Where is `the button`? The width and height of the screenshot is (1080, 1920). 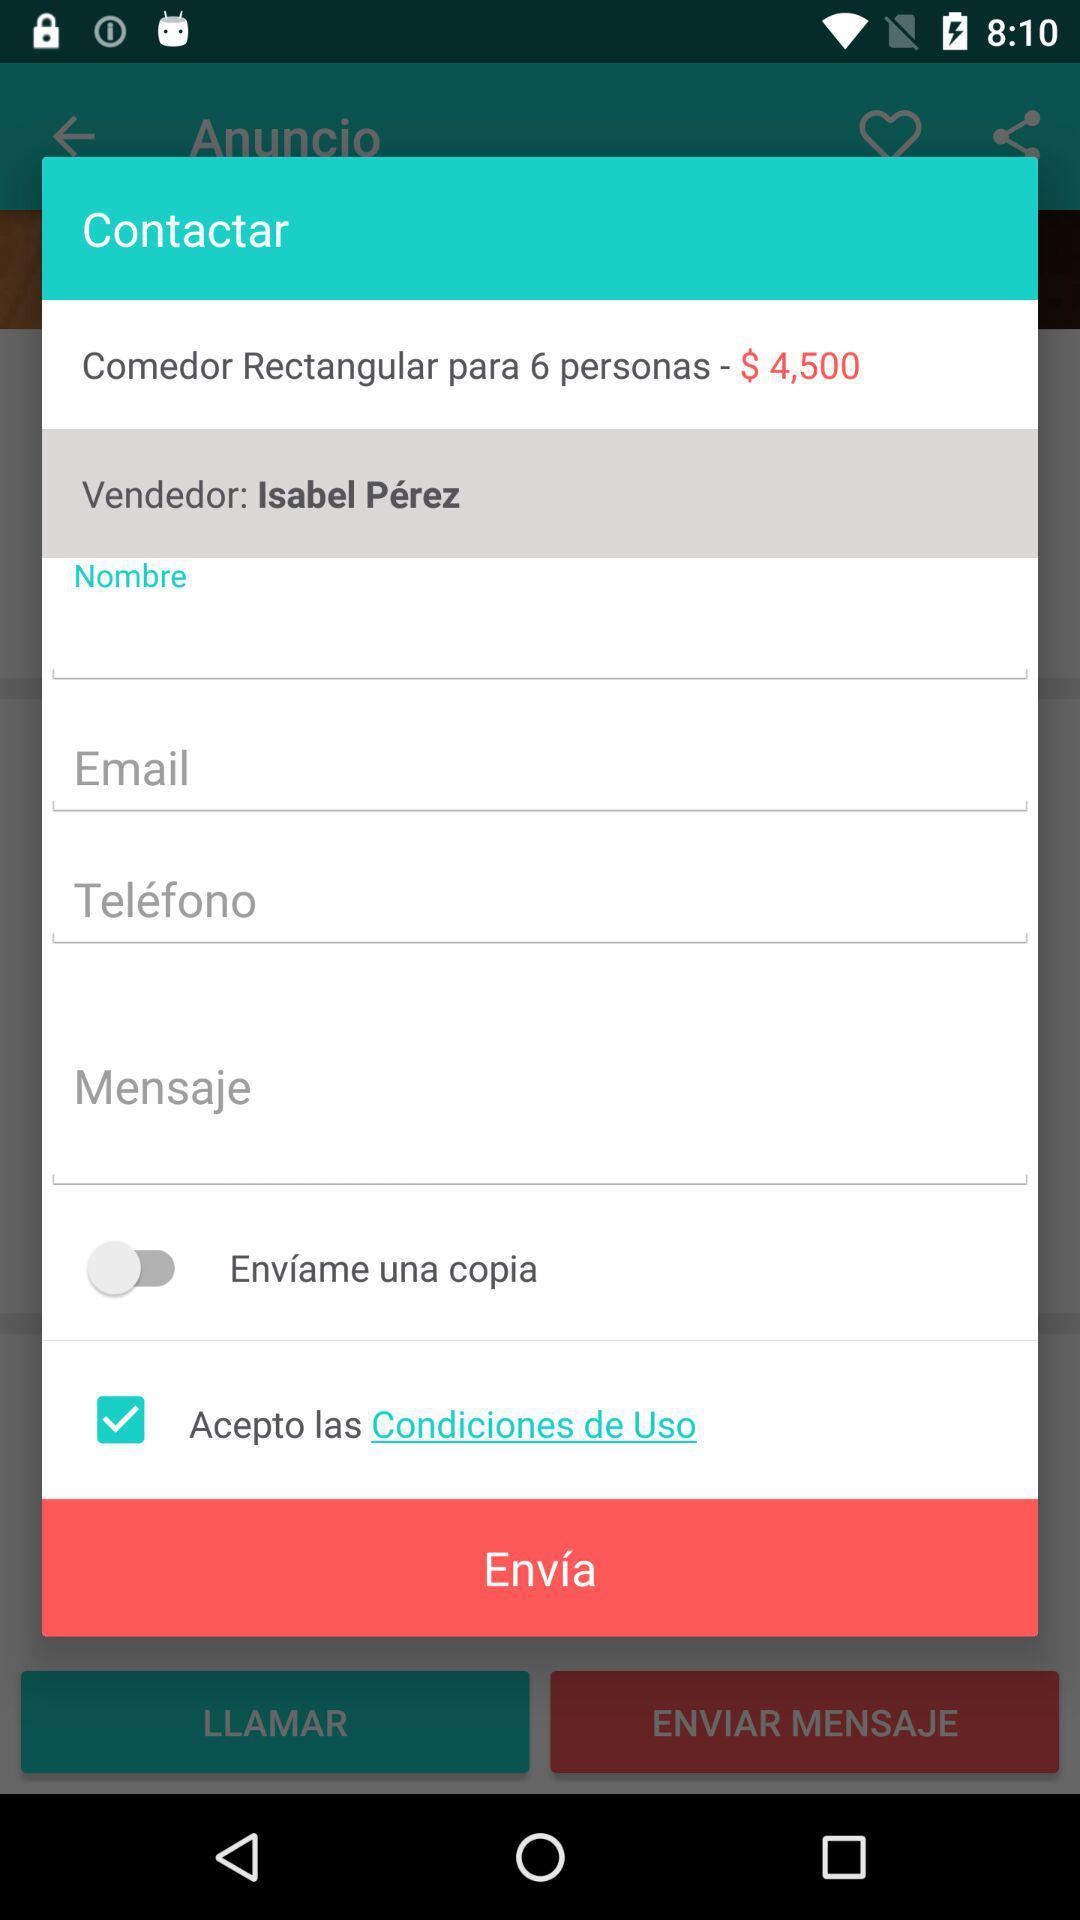
the button is located at coordinates (140, 1266).